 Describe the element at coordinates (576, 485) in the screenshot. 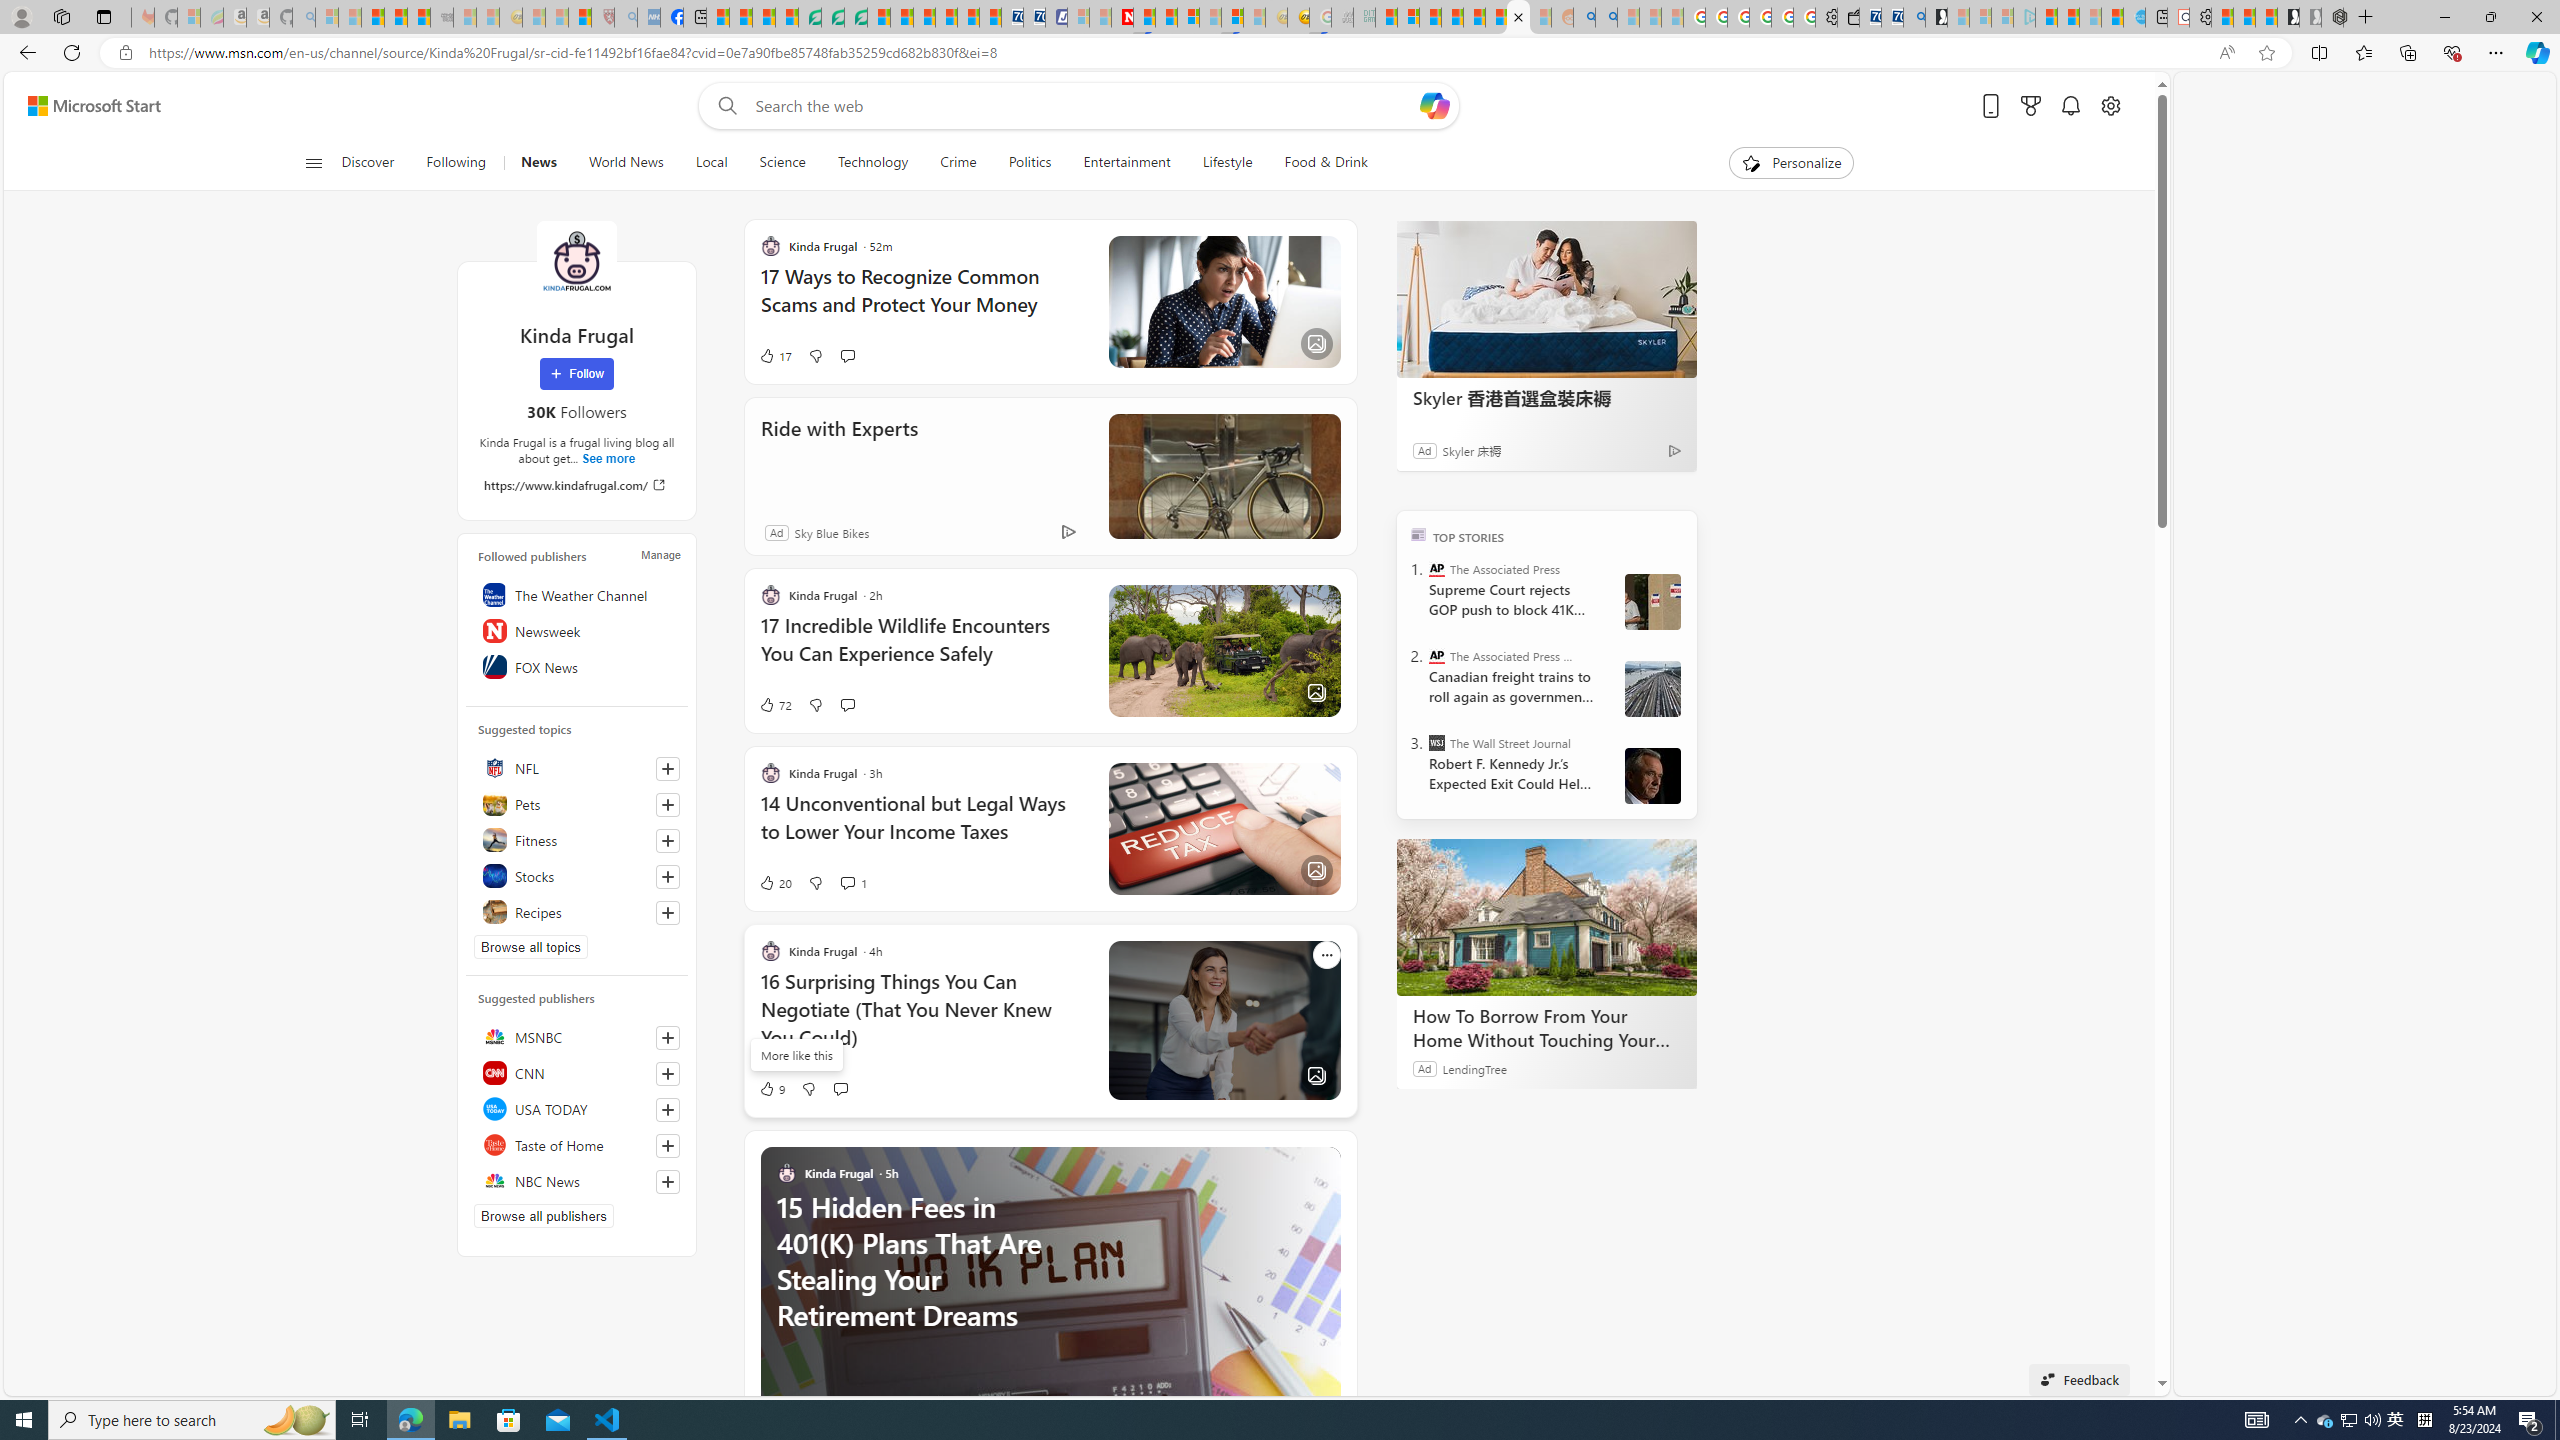

I see `'https://www.kindafrugal.com/'` at that location.